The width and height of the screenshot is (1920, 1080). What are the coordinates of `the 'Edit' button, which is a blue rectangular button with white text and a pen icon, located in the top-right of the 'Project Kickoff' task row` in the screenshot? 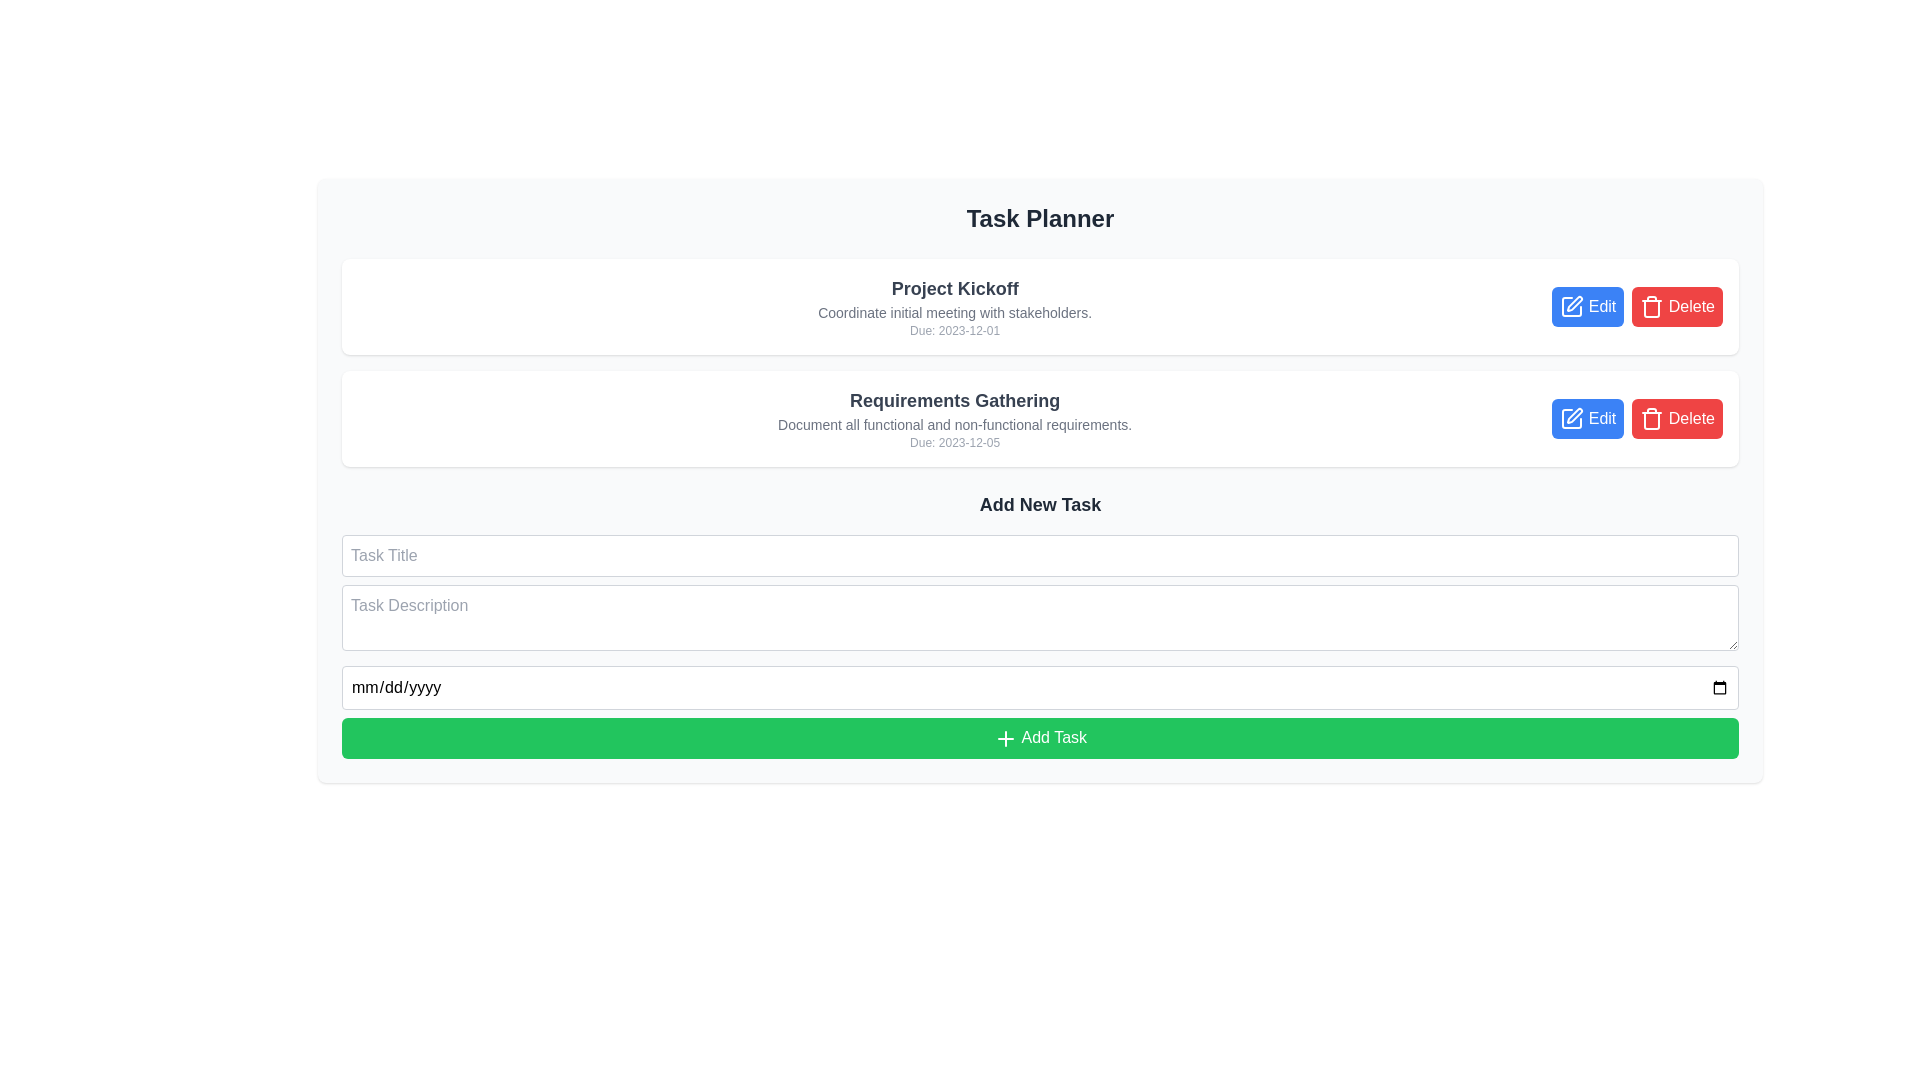 It's located at (1587, 307).